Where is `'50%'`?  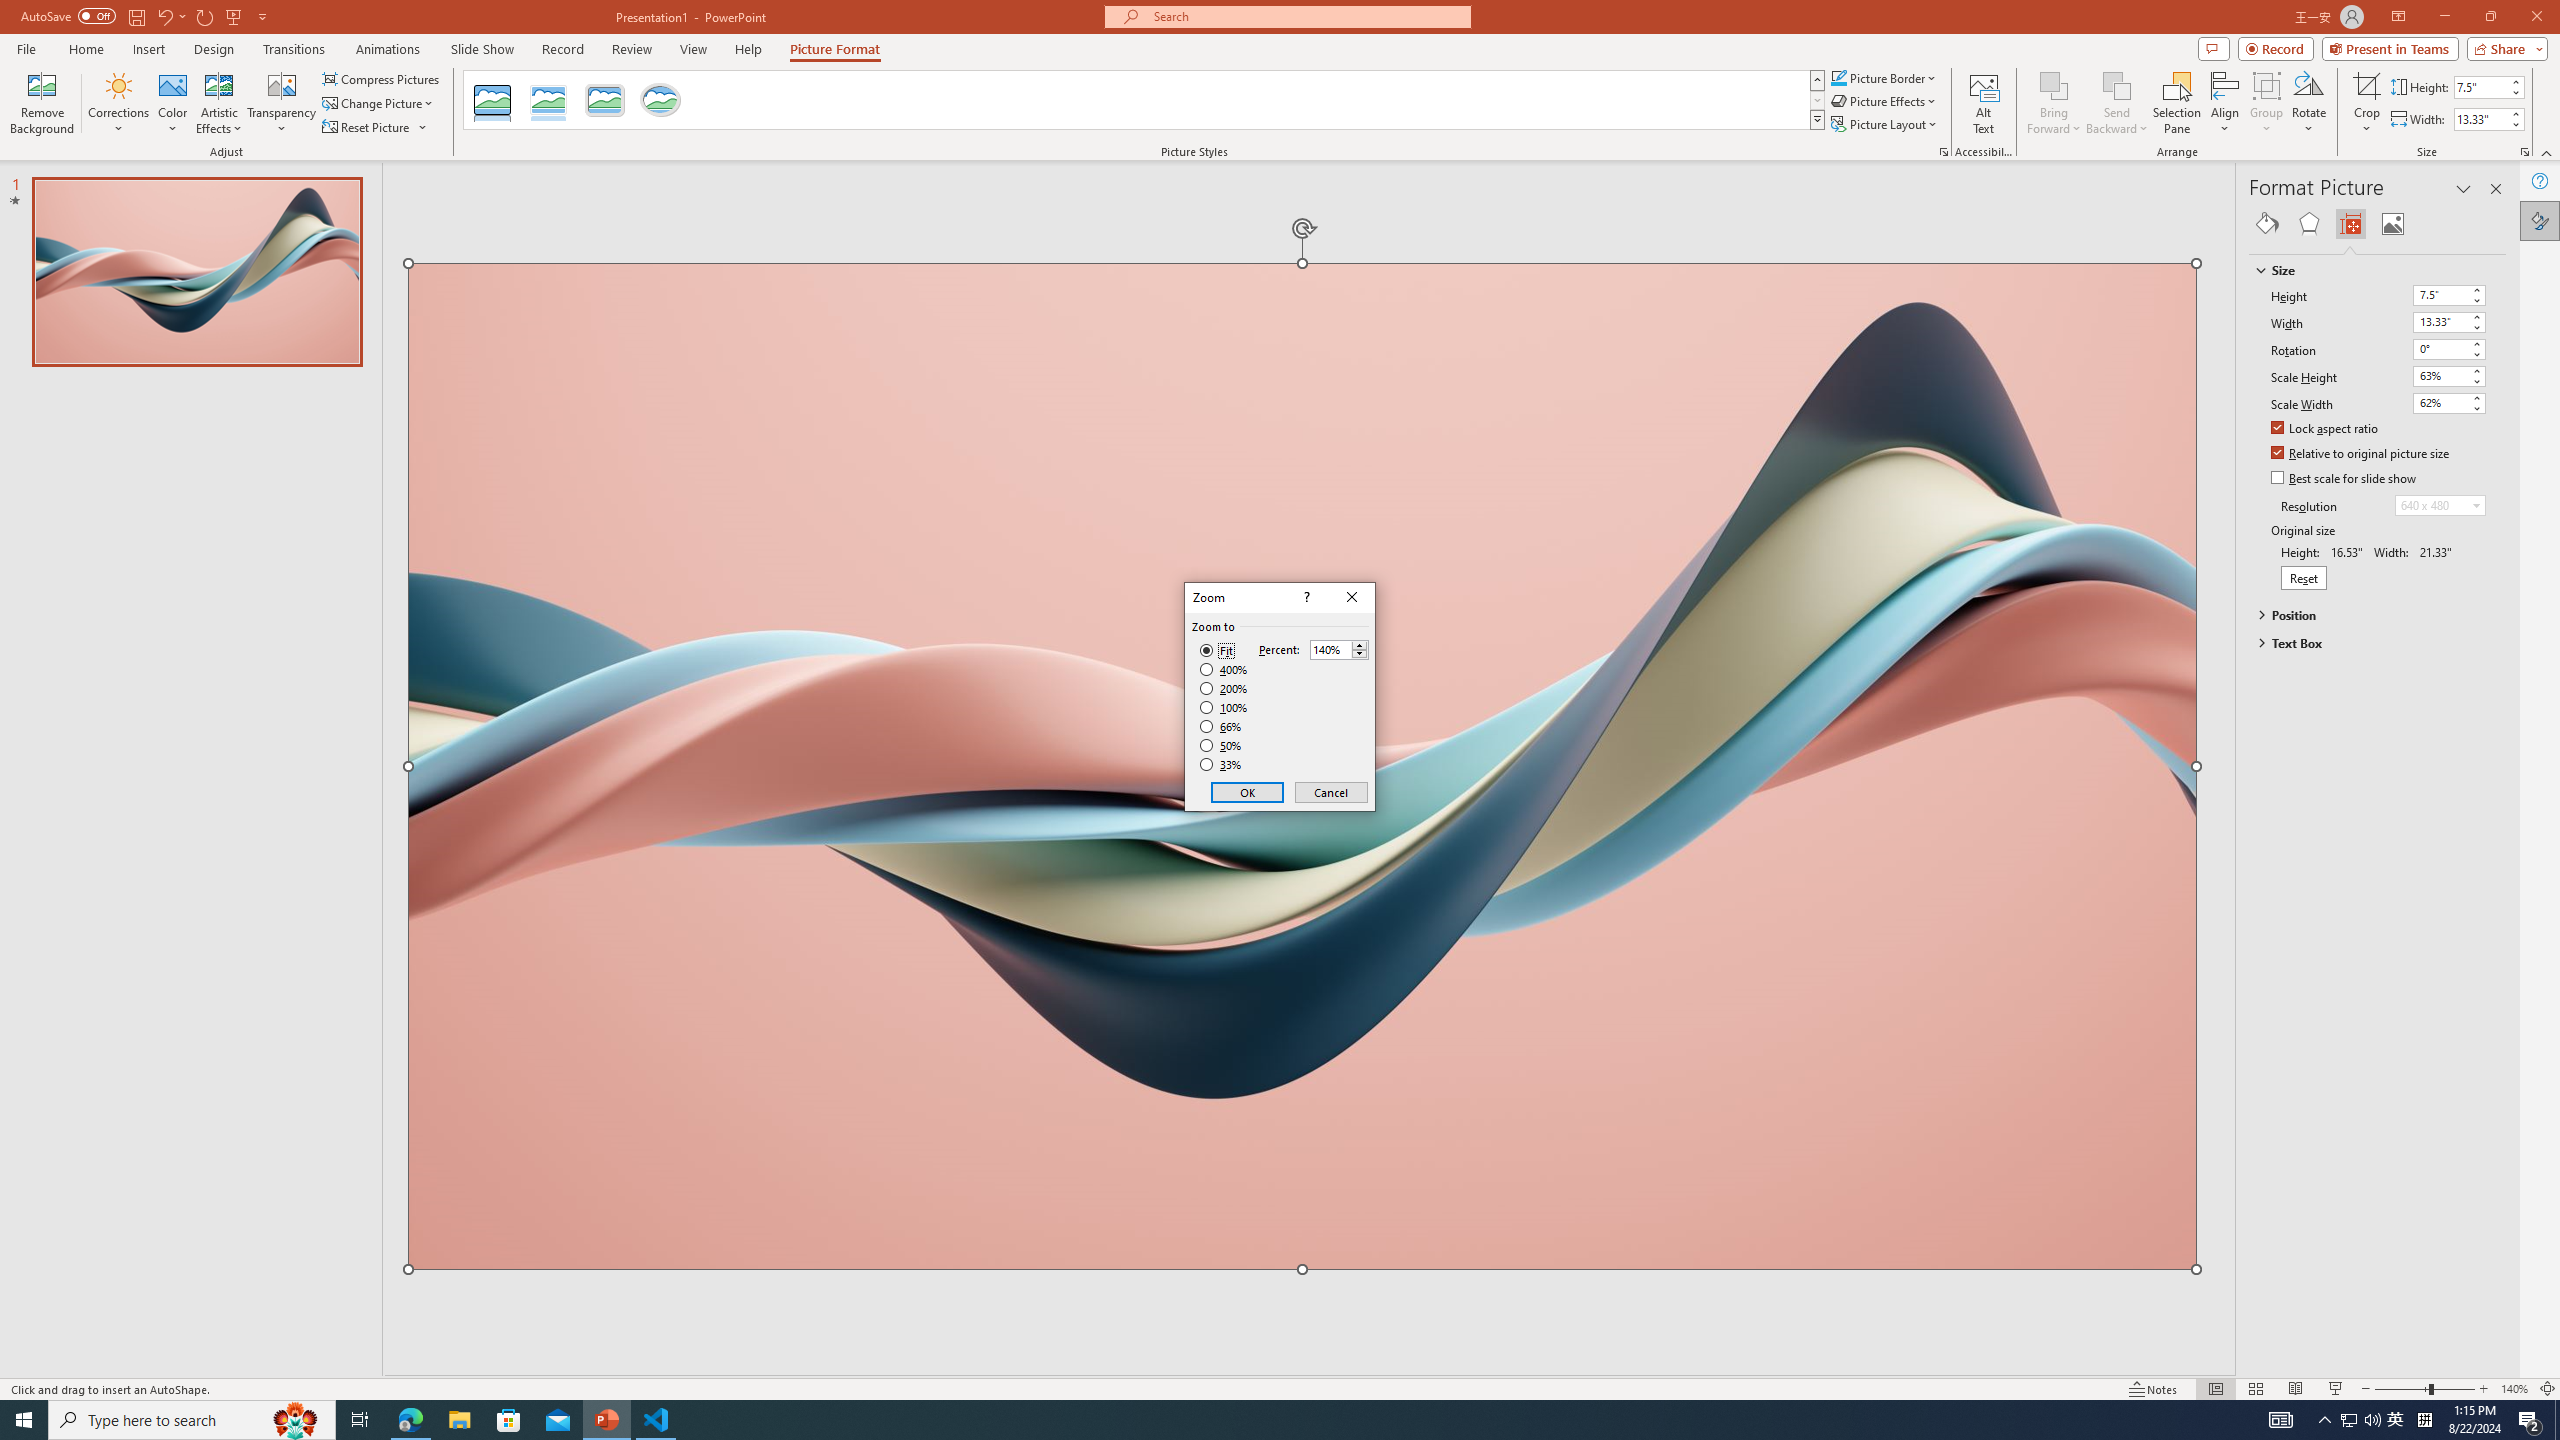
'50%' is located at coordinates (1222, 744).